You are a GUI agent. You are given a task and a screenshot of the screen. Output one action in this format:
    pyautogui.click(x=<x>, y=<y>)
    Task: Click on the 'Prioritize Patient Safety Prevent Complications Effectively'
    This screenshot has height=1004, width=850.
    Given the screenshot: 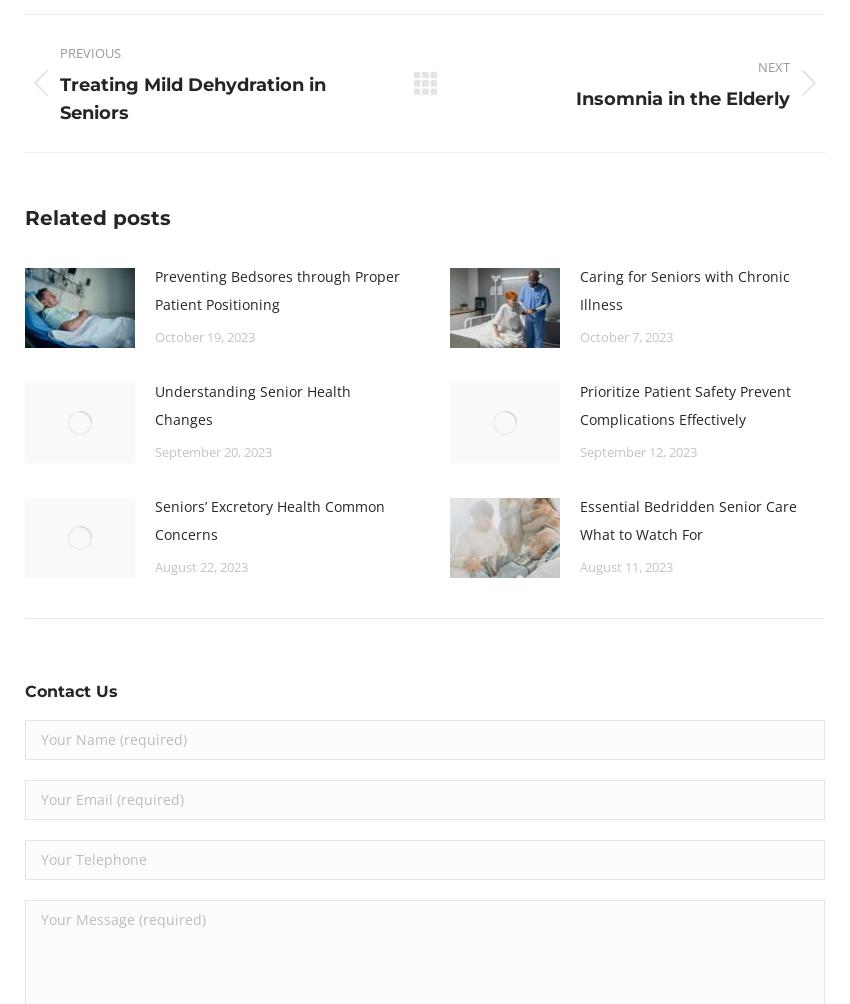 What is the action you would take?
    pyautogui.click(x=684, y=403)
    